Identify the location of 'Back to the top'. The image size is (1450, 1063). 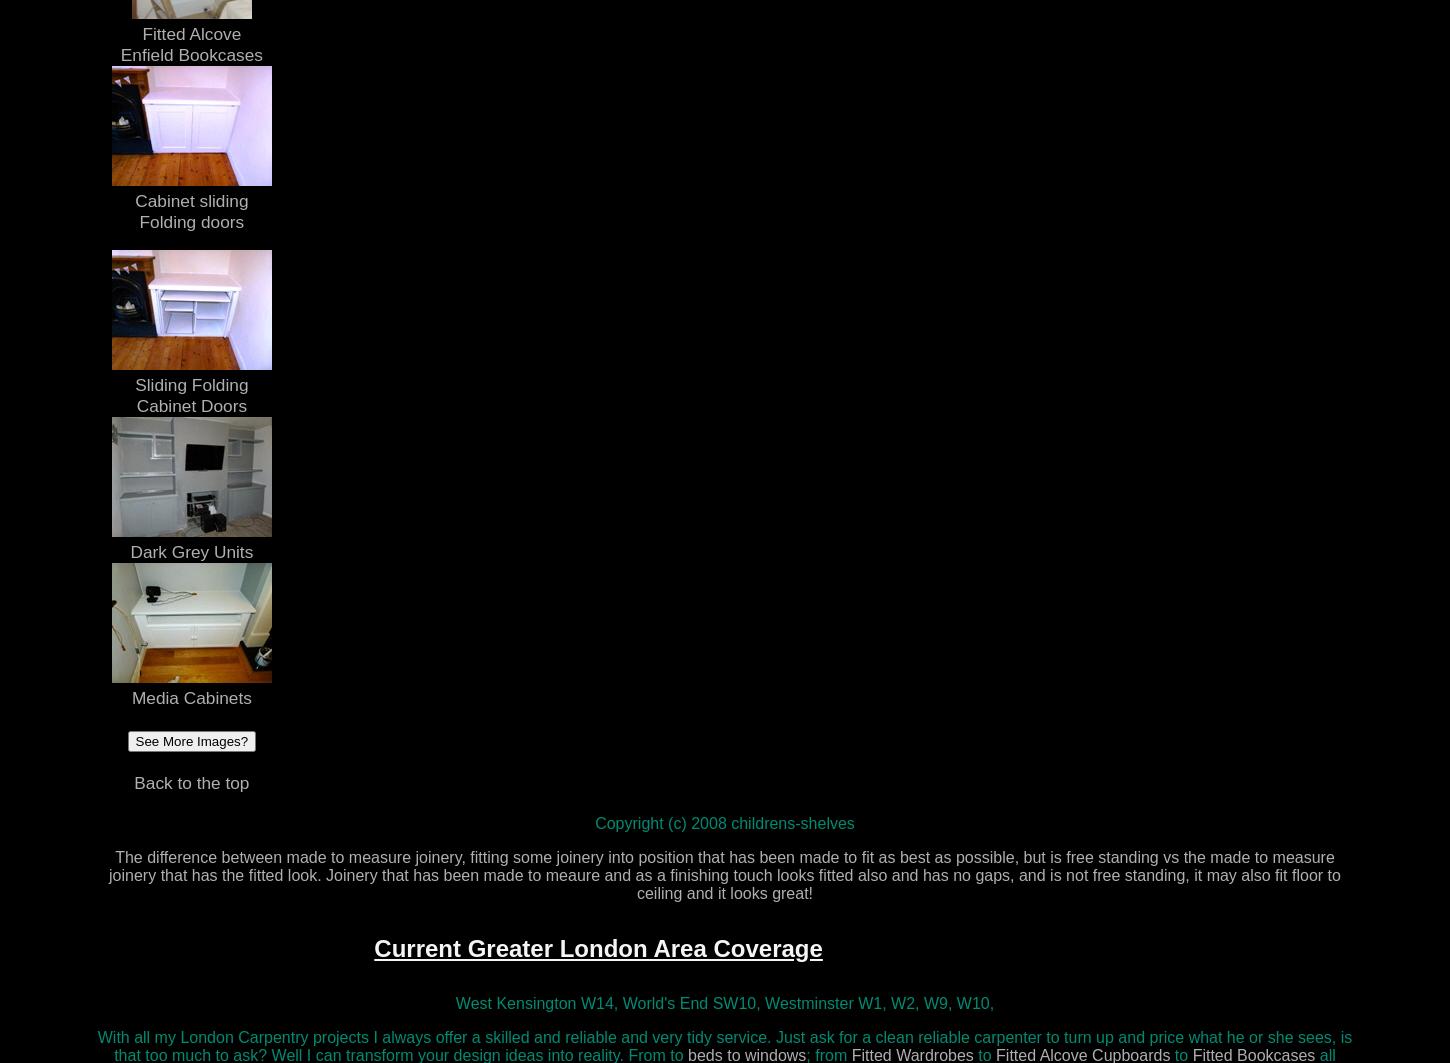
(190, 781).